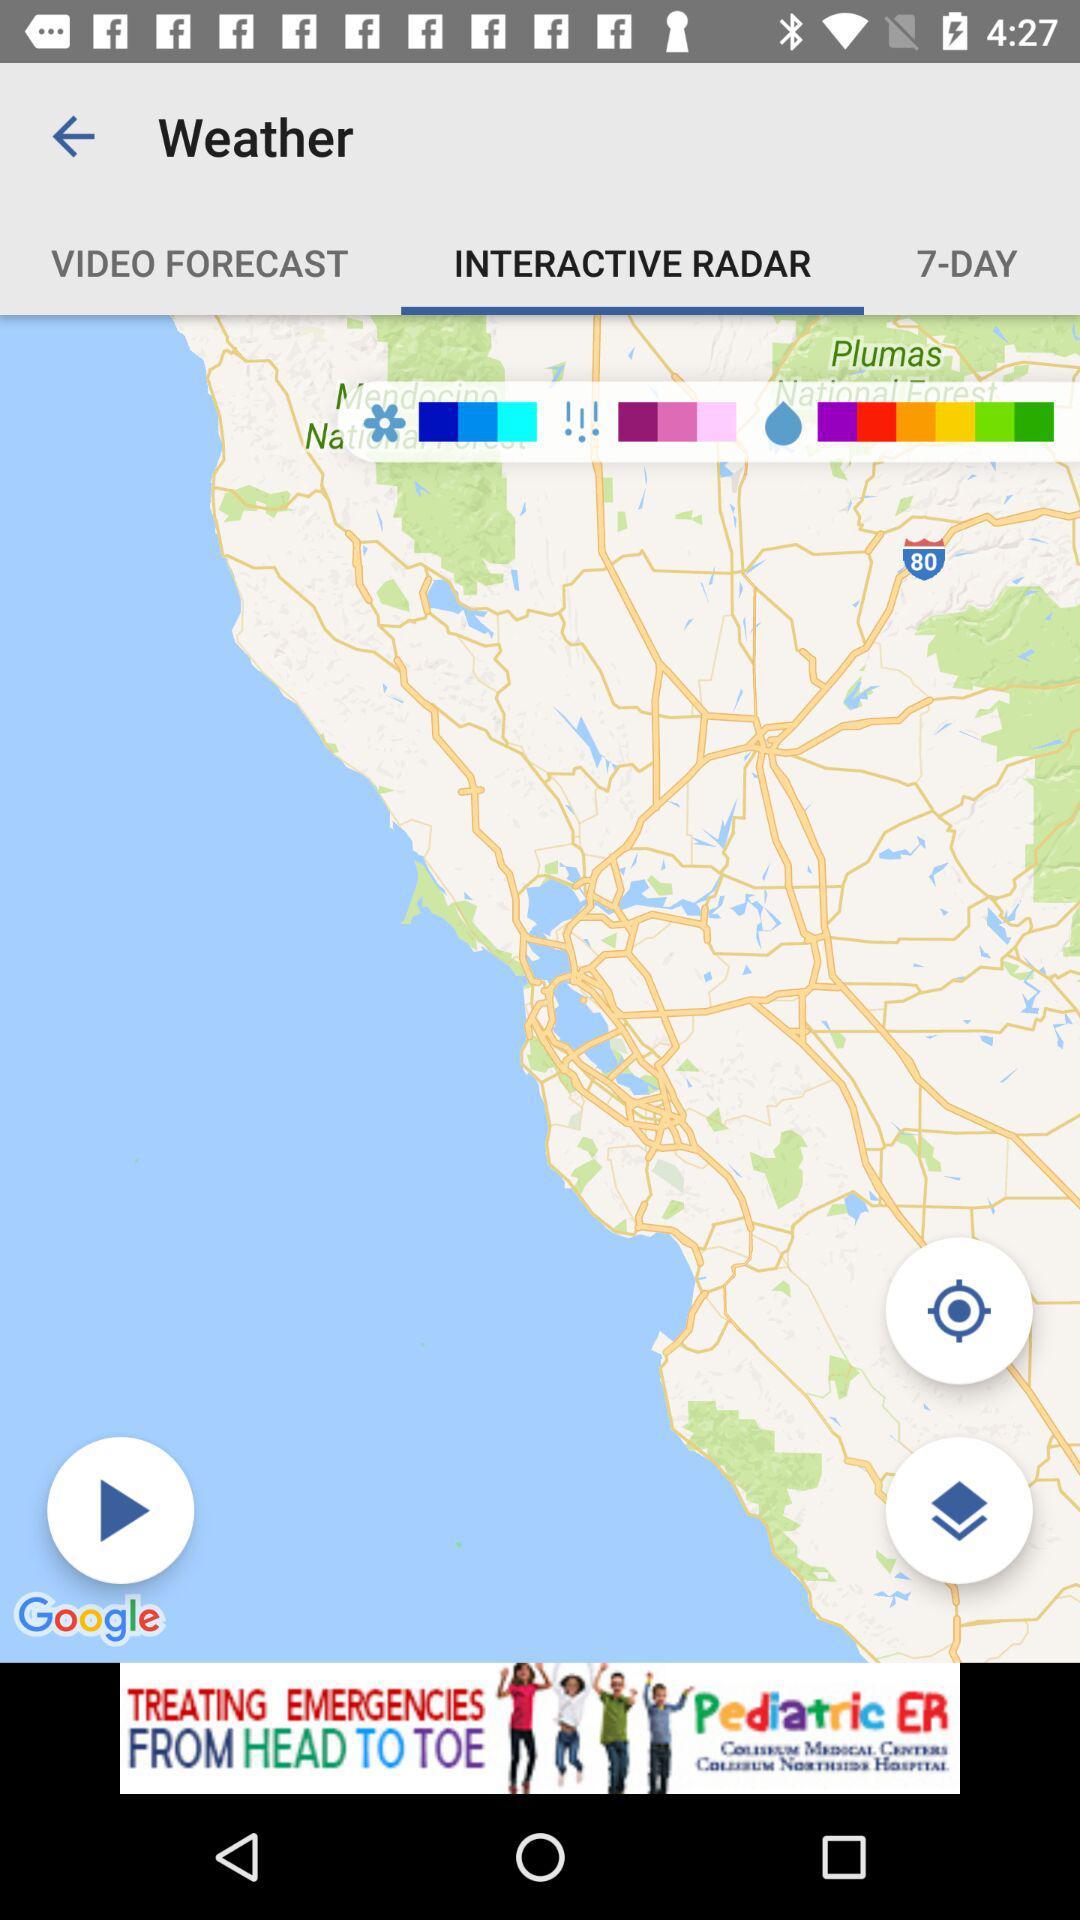 This screenshot has height=1920, width=1080. What do you see at coordinates (958, 1510) in the screenshot?
I see `find location` at bounding box center [958, 1510].